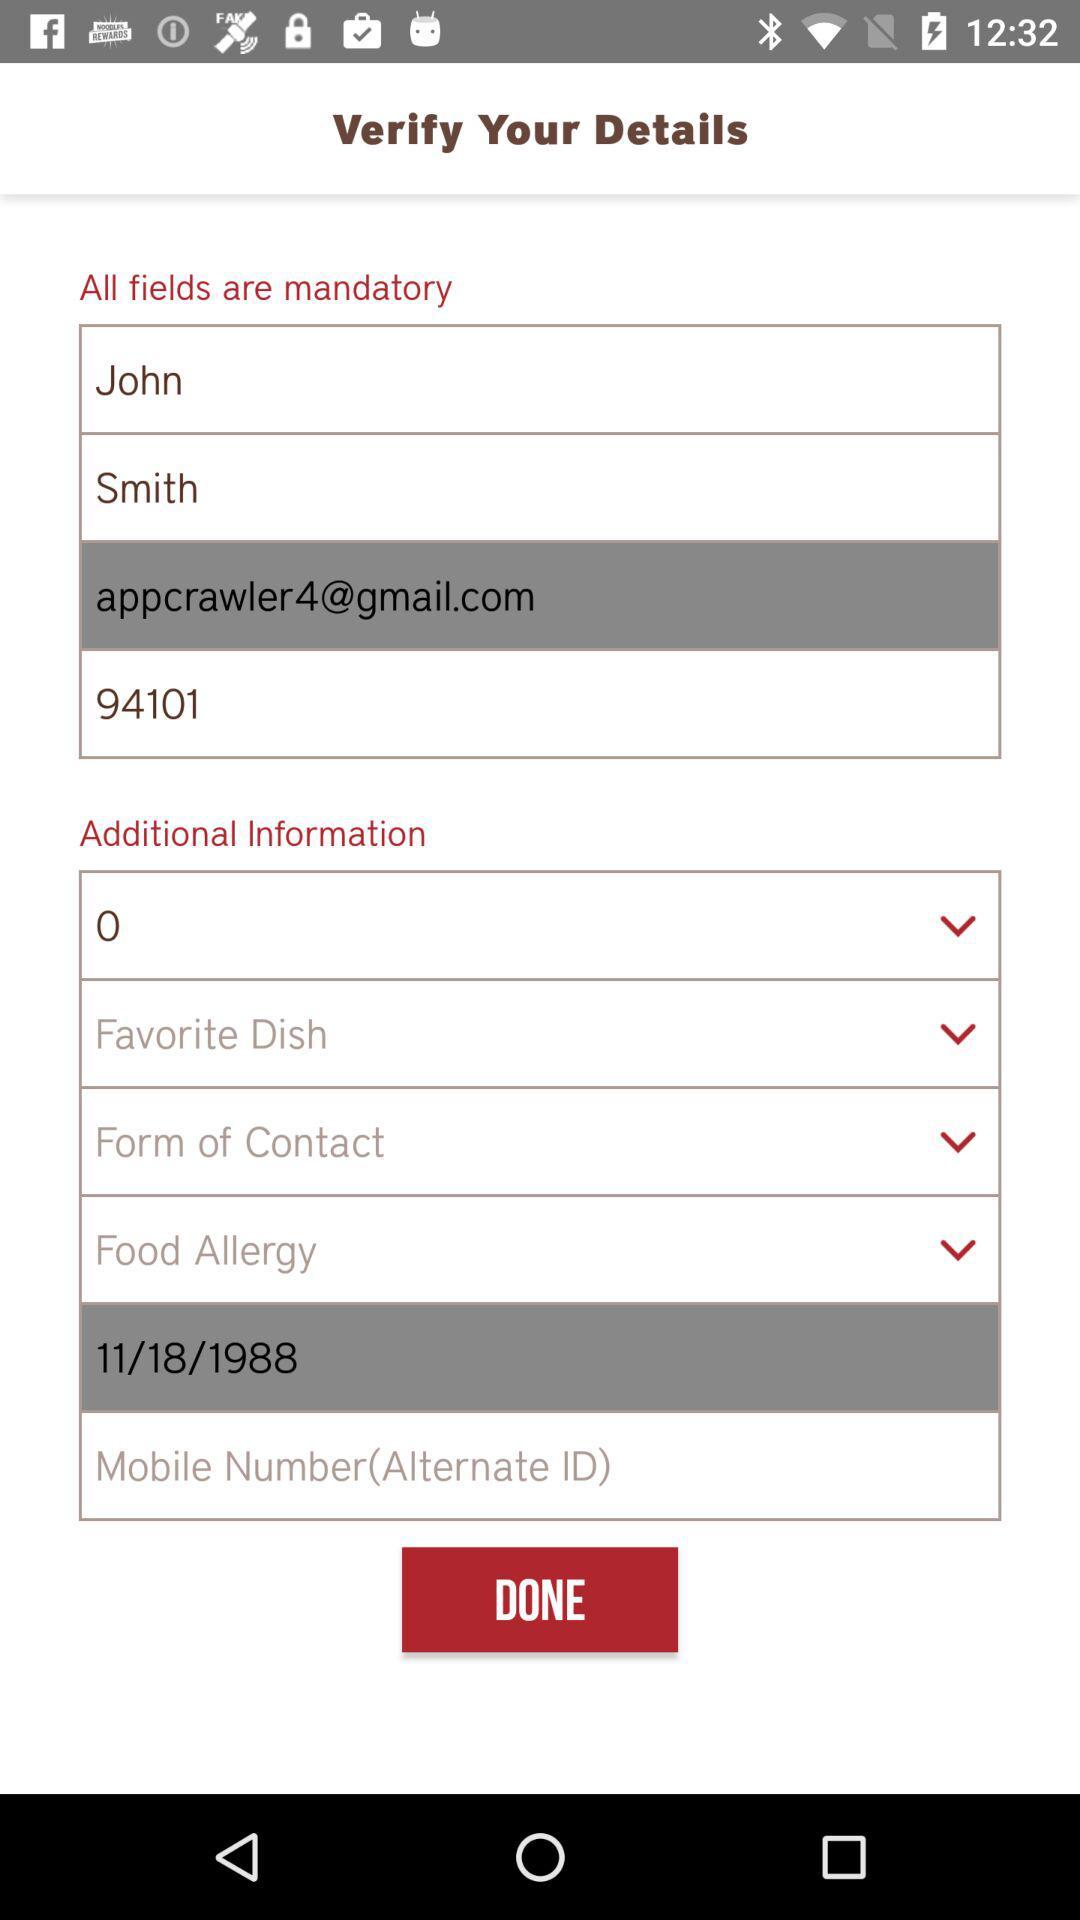 The height and width of the screenshot is (1920, 1080). Describe the element at coordinates (540, 1248) in the screenshot. I see `drop down menu of foods to select as allergy` at that location.